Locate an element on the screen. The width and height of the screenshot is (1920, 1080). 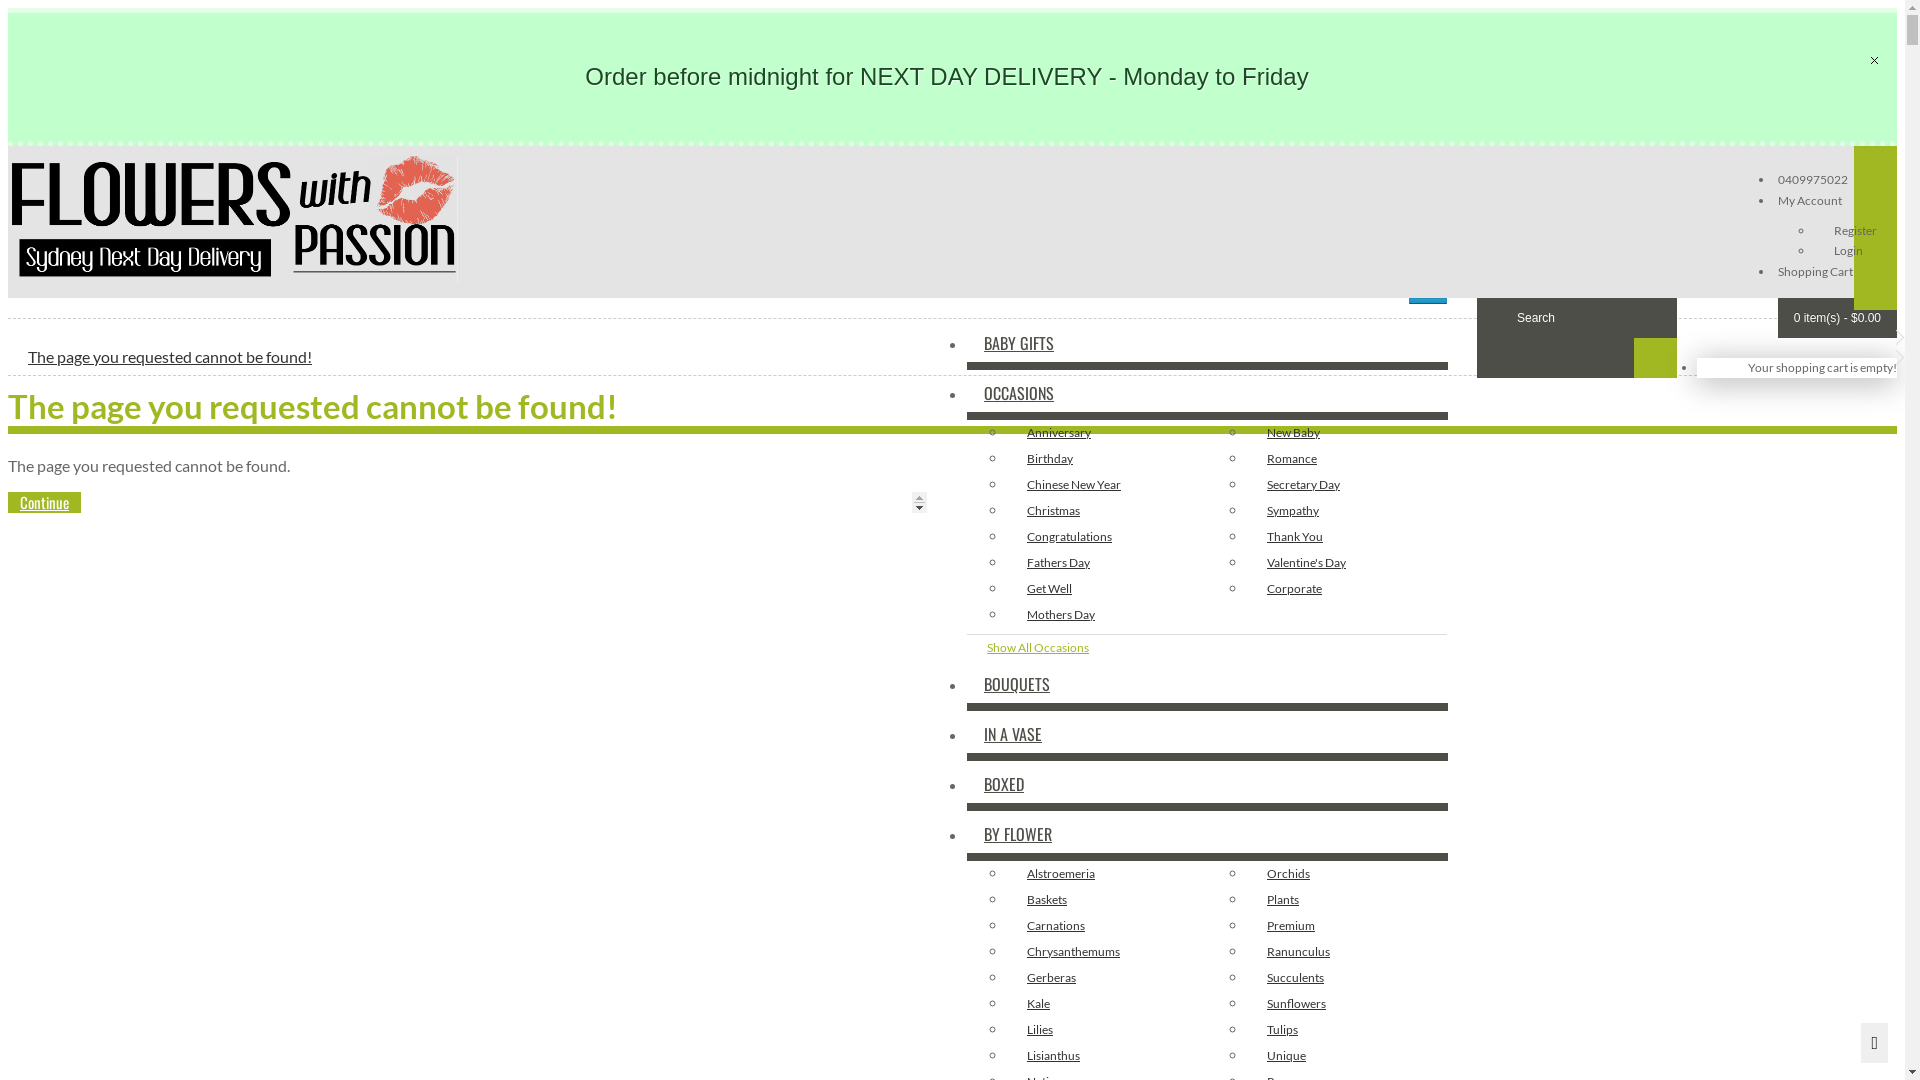
'Secretary Day' is located at coordinates (1347, 485).